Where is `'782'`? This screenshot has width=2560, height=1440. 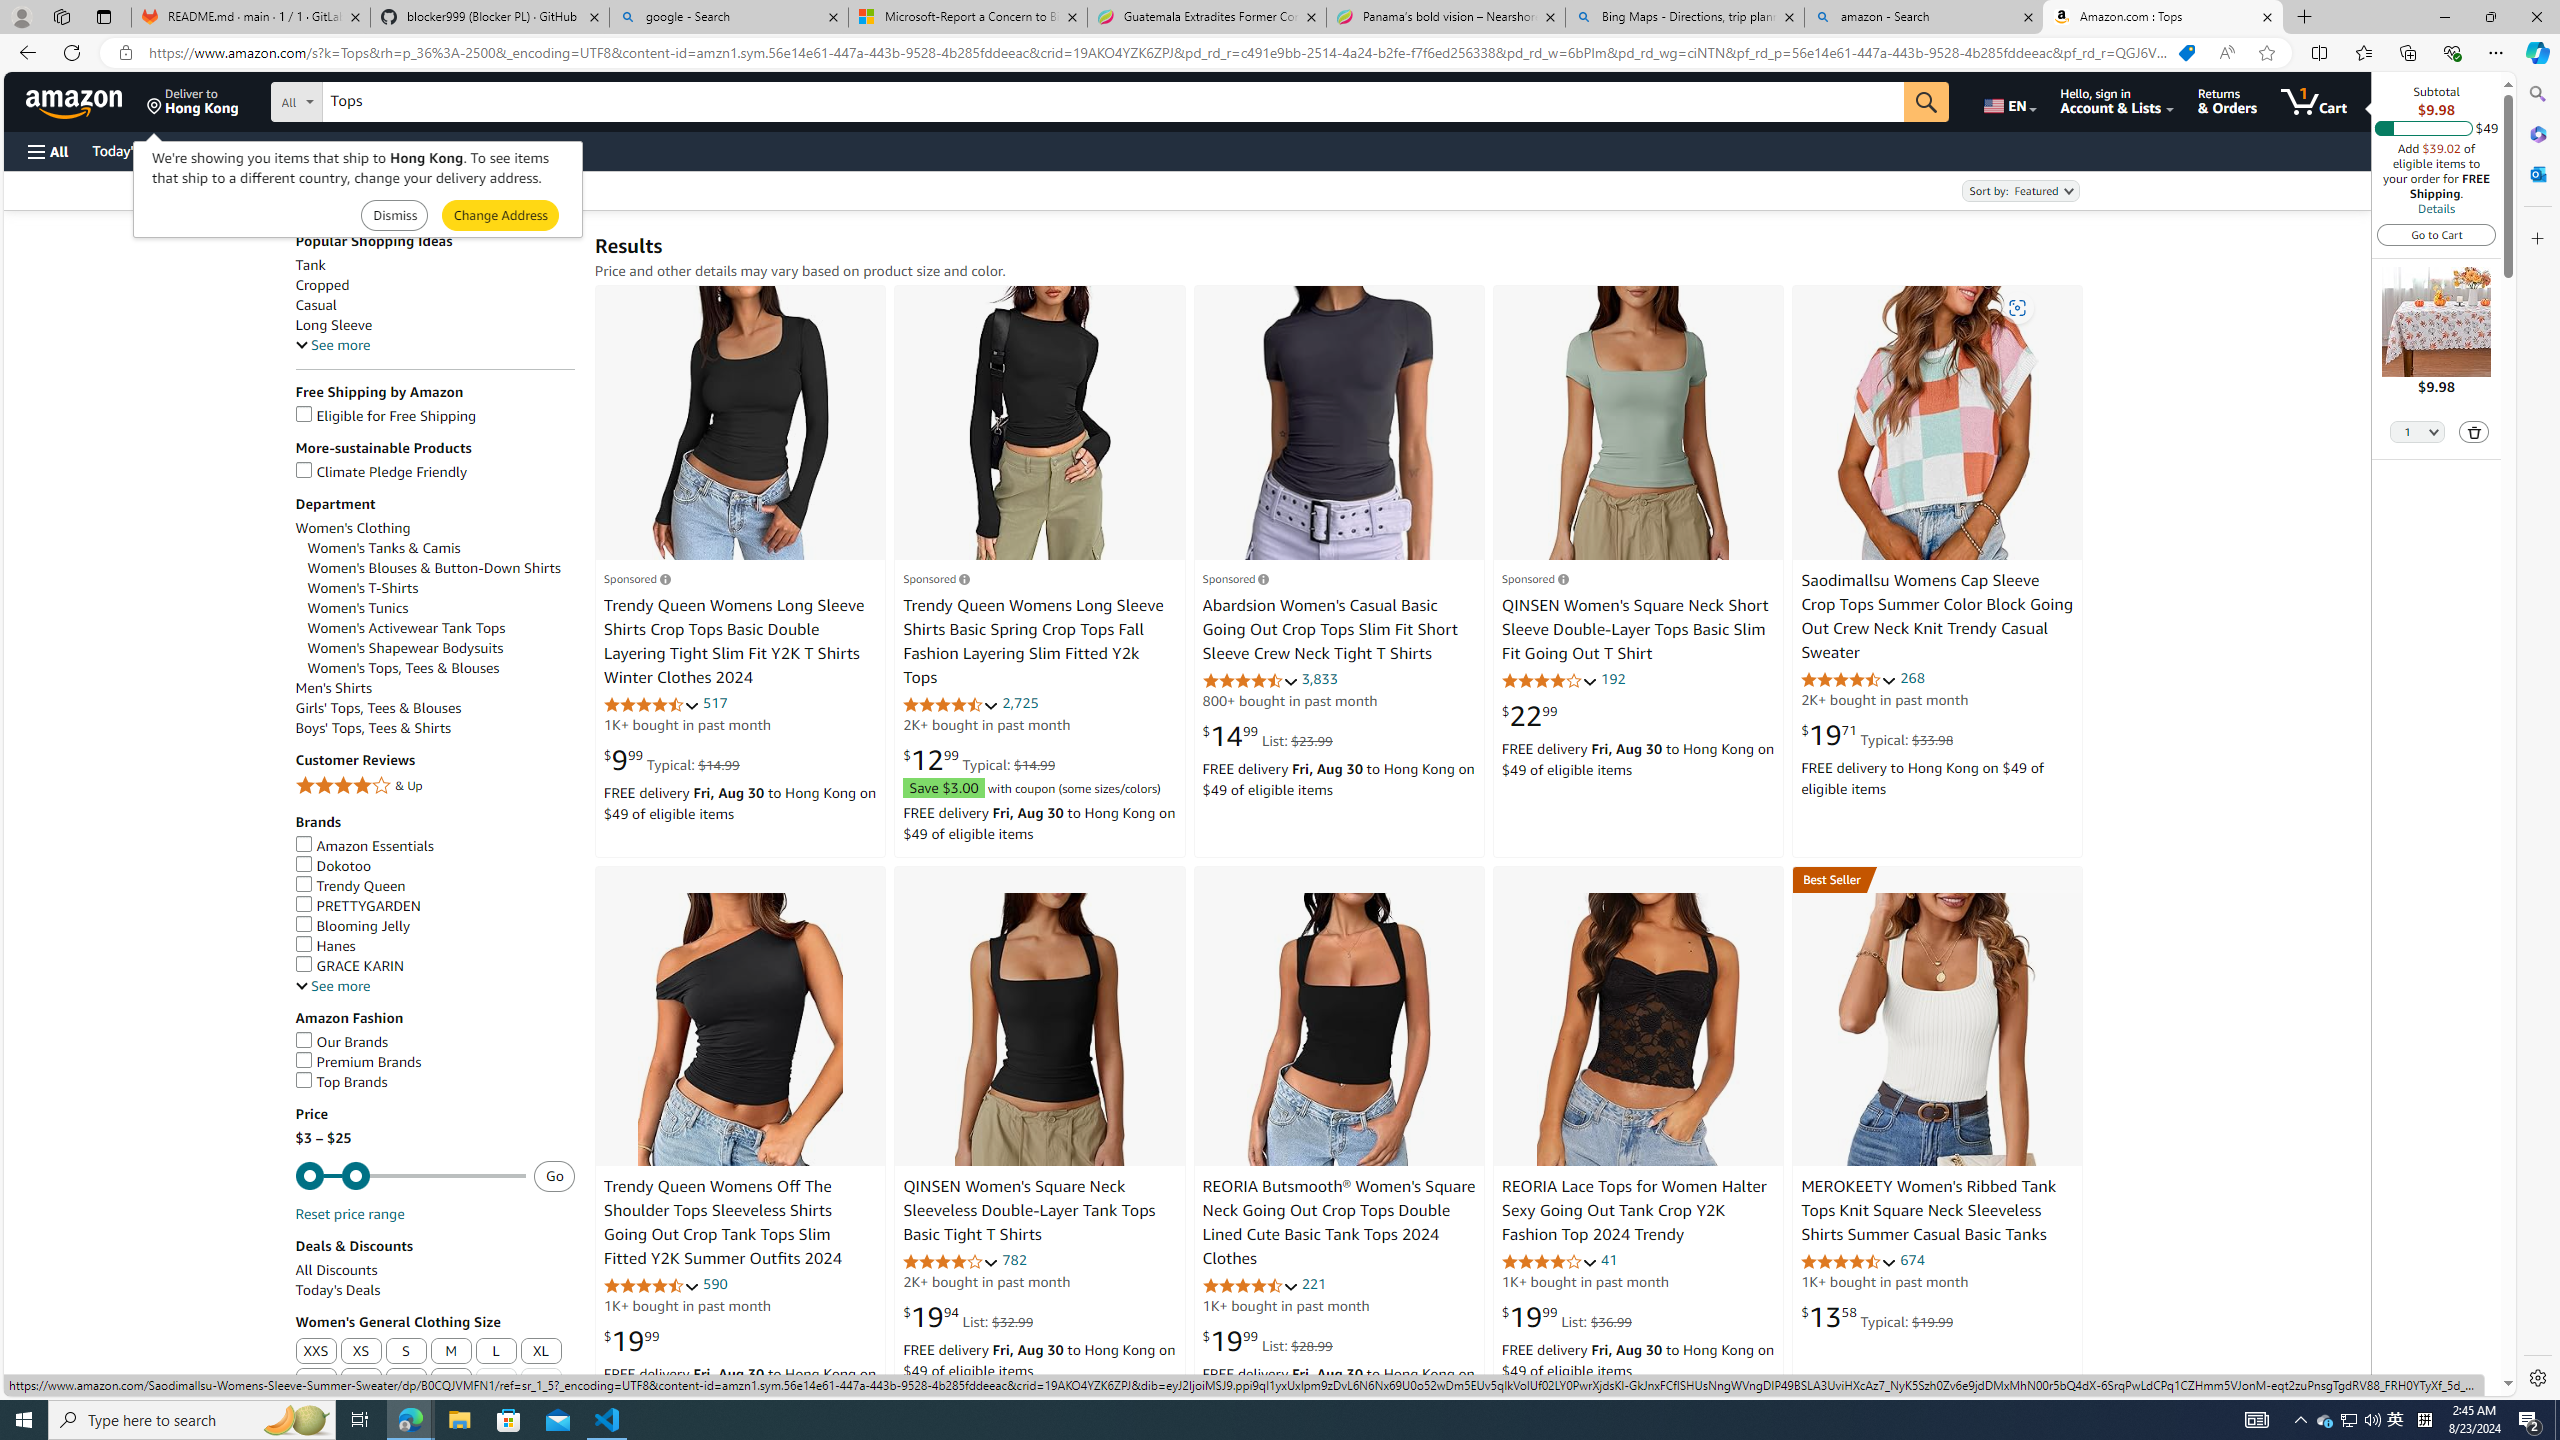 '782' is located at coordinates (1012, 1260).